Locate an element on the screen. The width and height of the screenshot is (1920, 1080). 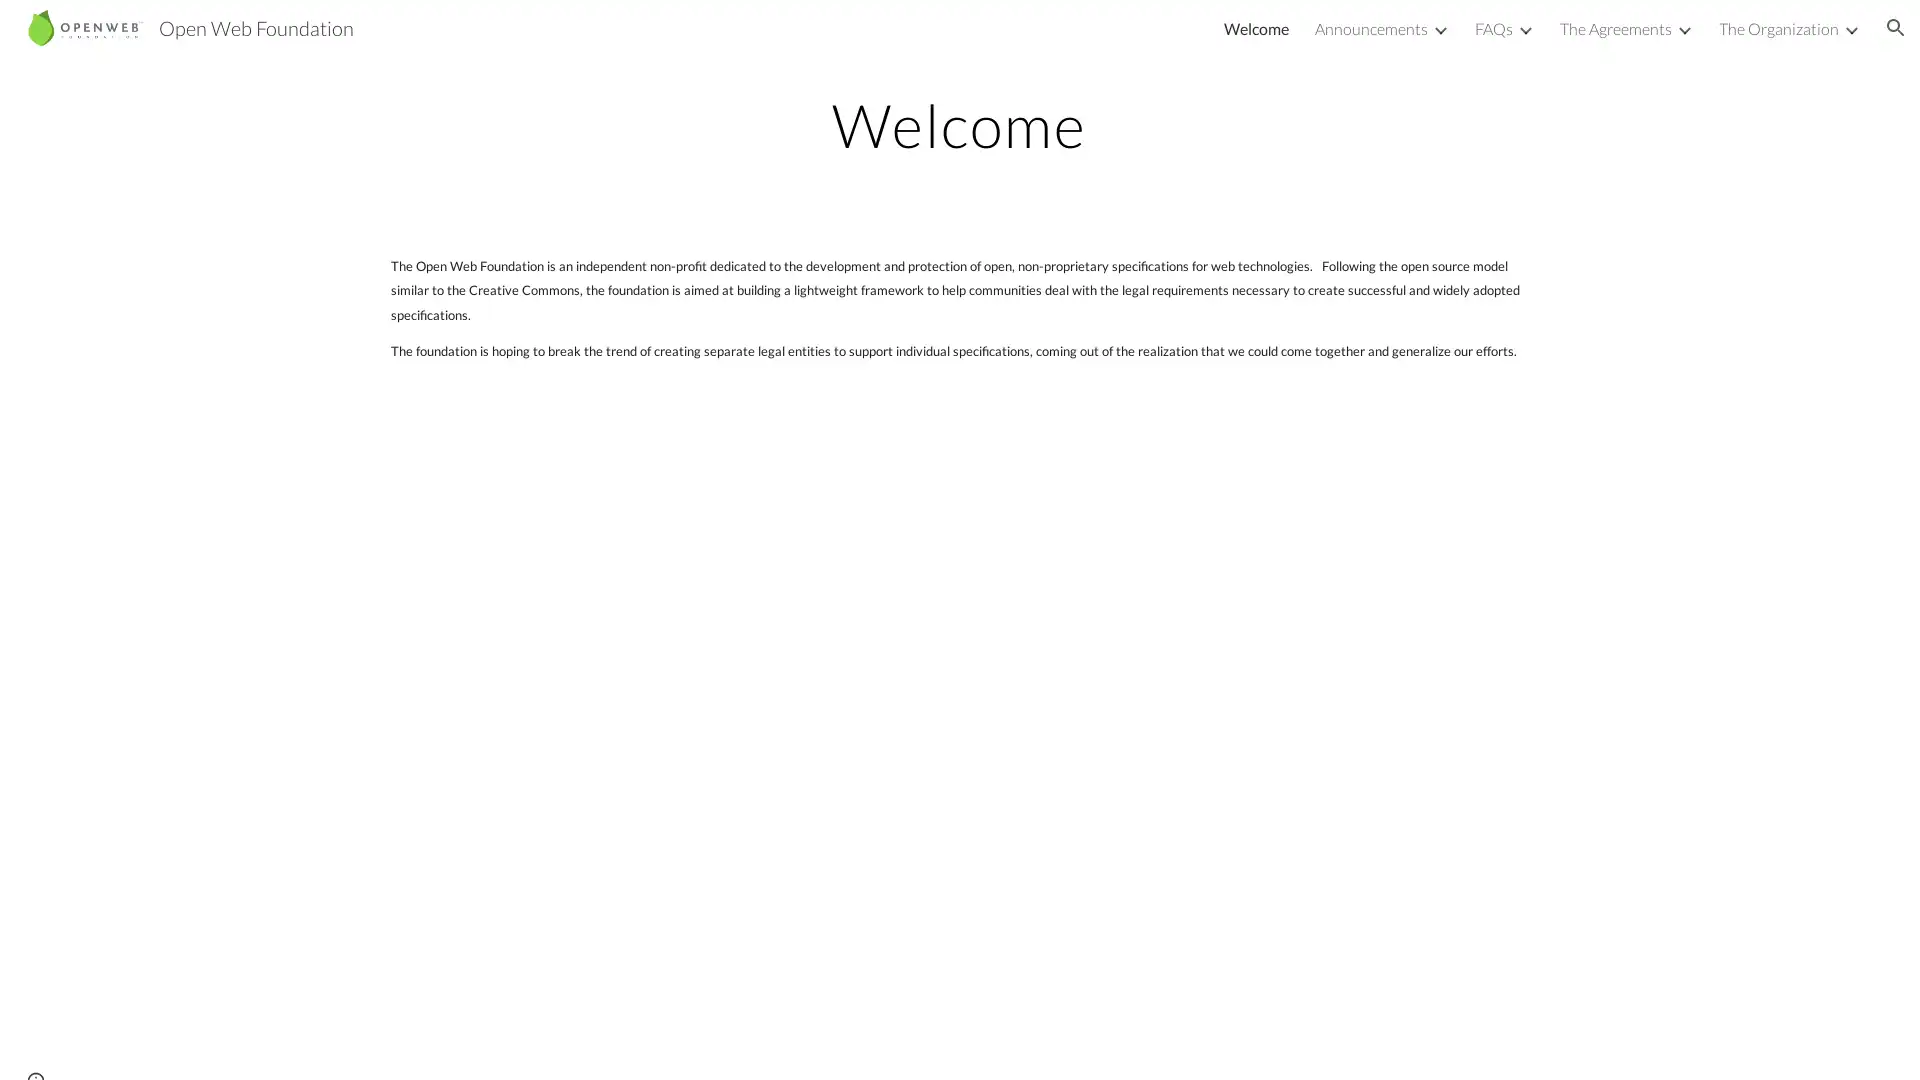
Skip to navigation is located at coordinates (1139, 37).